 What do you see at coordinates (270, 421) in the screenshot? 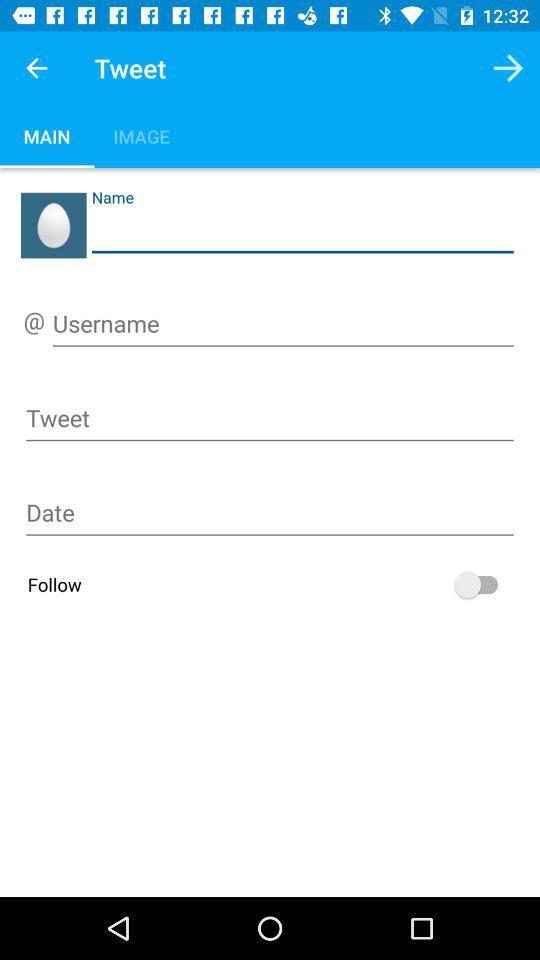
I see `tweet` at bounding box center [270, 421].